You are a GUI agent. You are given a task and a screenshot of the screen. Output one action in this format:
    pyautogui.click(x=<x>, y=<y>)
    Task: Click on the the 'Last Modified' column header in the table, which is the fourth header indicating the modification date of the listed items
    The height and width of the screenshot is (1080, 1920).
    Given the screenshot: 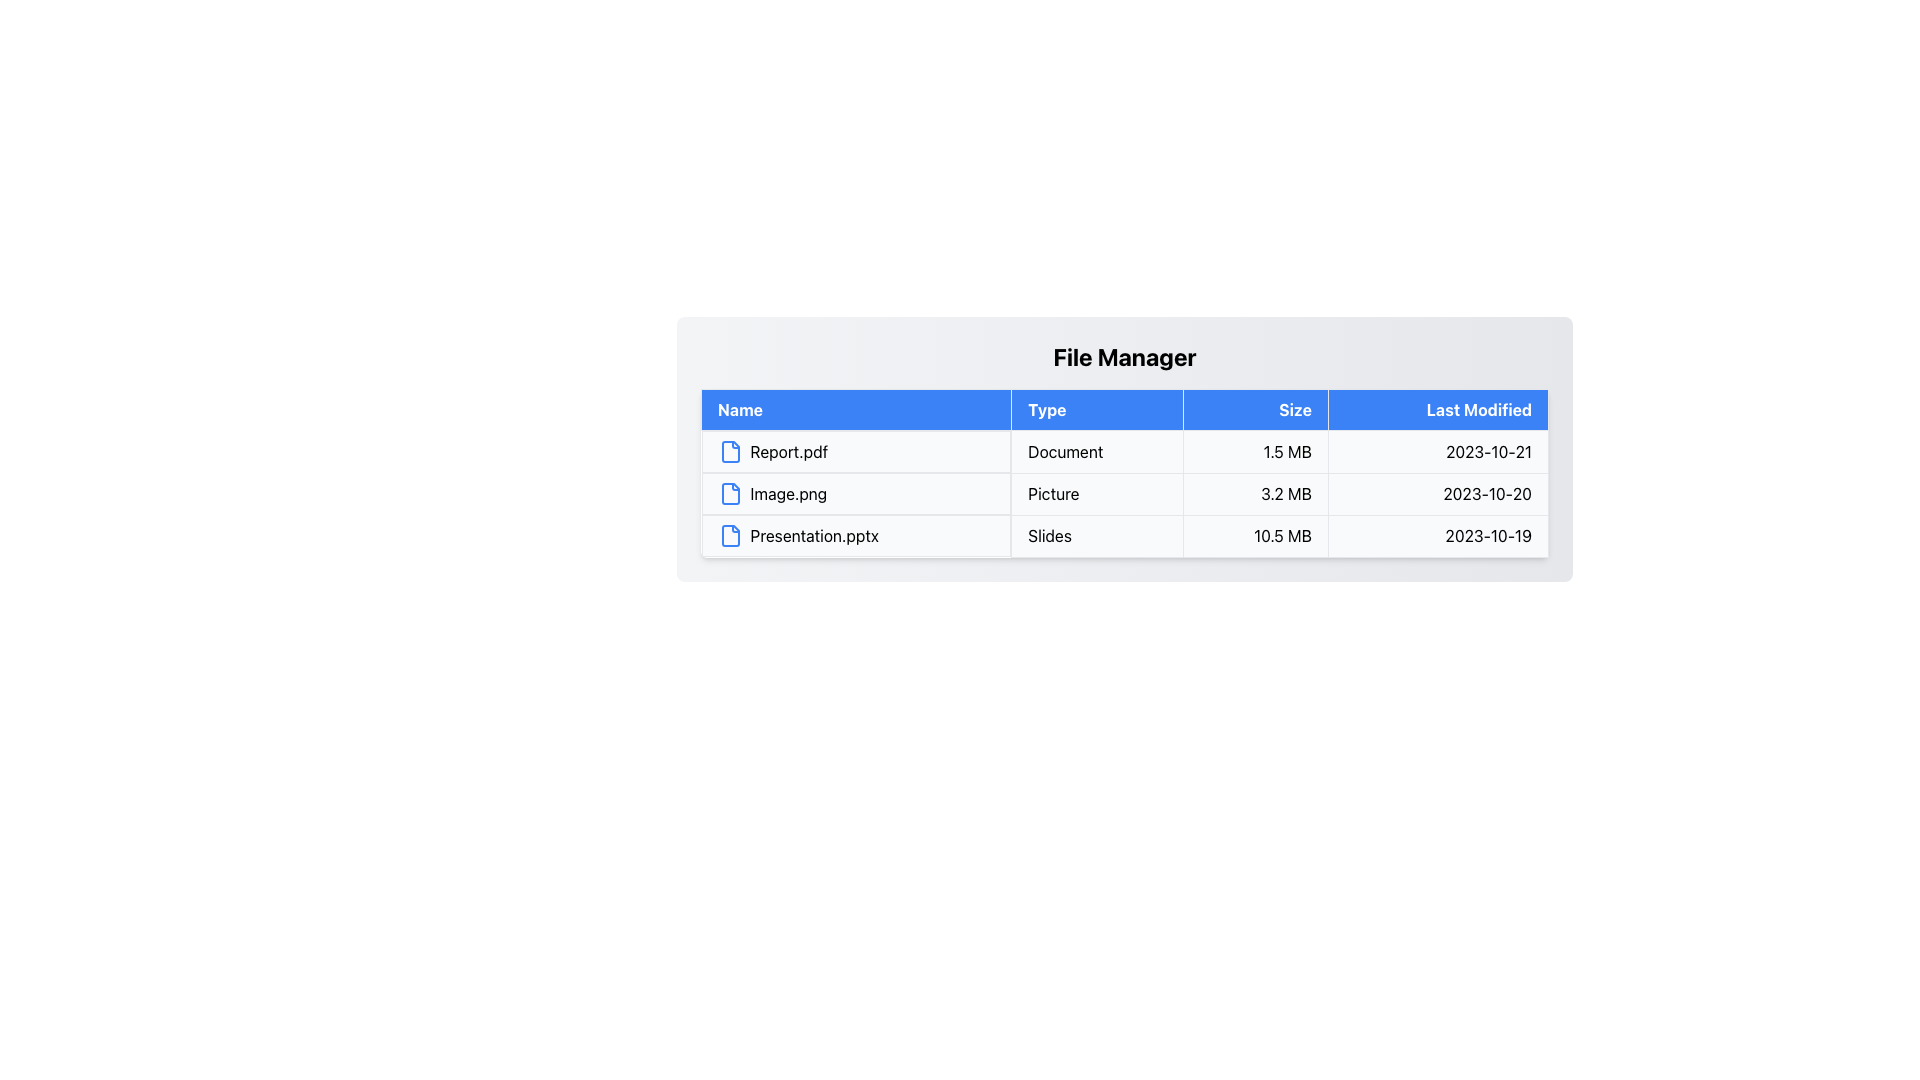 What is the action you would take?
    pyautogui.click(x=1437, y=408)
    